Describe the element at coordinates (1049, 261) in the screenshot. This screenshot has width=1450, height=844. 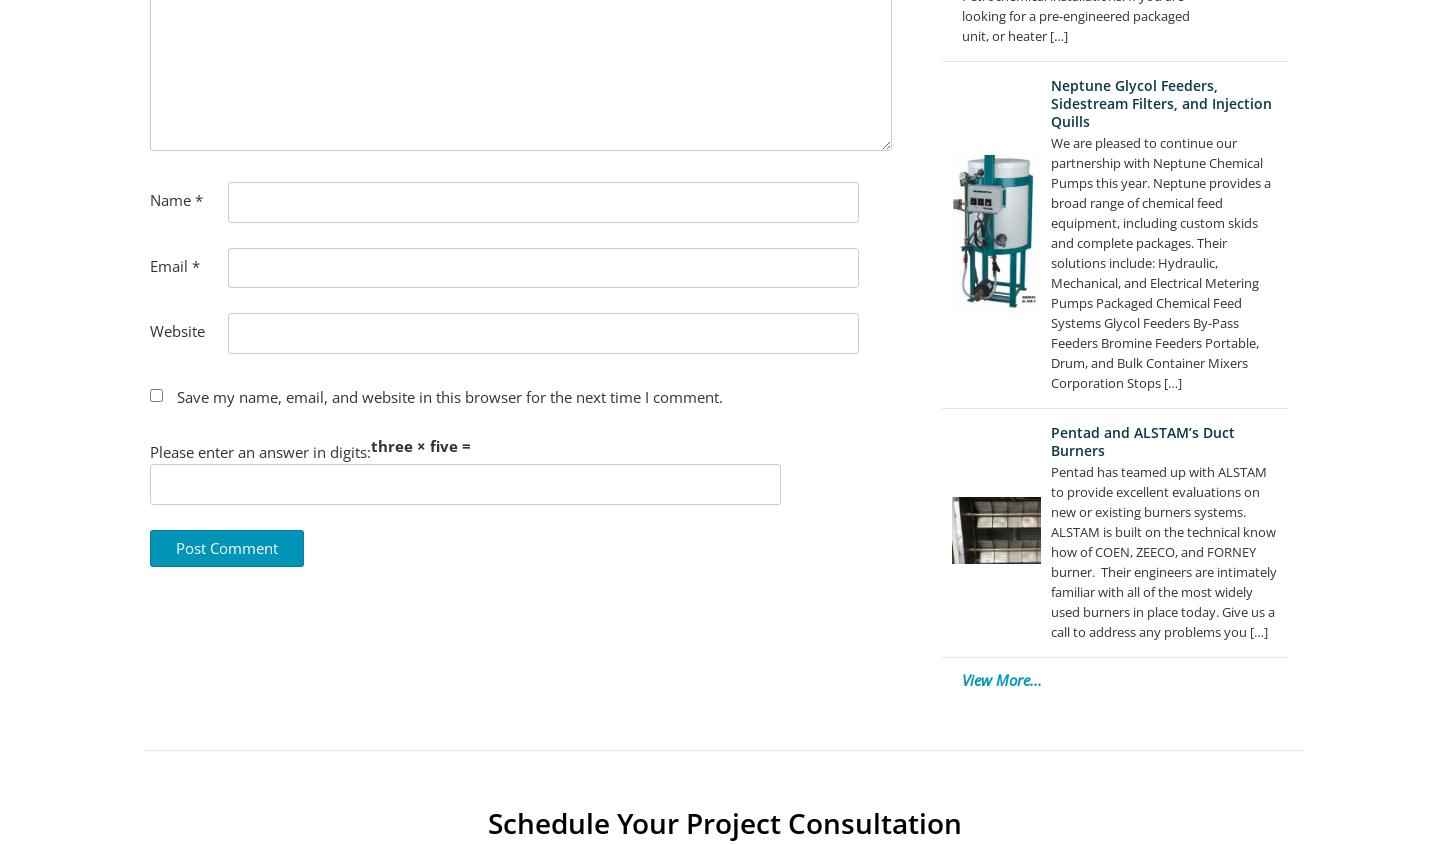
I see `'We are pleased to continue our partnership with Neptune Chemical Pumps this year. Neptune provides a broad range of chemical feed equipment, including custom skids and complete packages. Their solutions include: Hydraulic, Mechanical, and Electrical Metering Pumps Packaged Chemical Feed Systems Glycol Feeders By-Pass Feeders Bromine Feeders Portable, Drum, and Bulk Container Mixers Corporation Stops […]'` at that location.